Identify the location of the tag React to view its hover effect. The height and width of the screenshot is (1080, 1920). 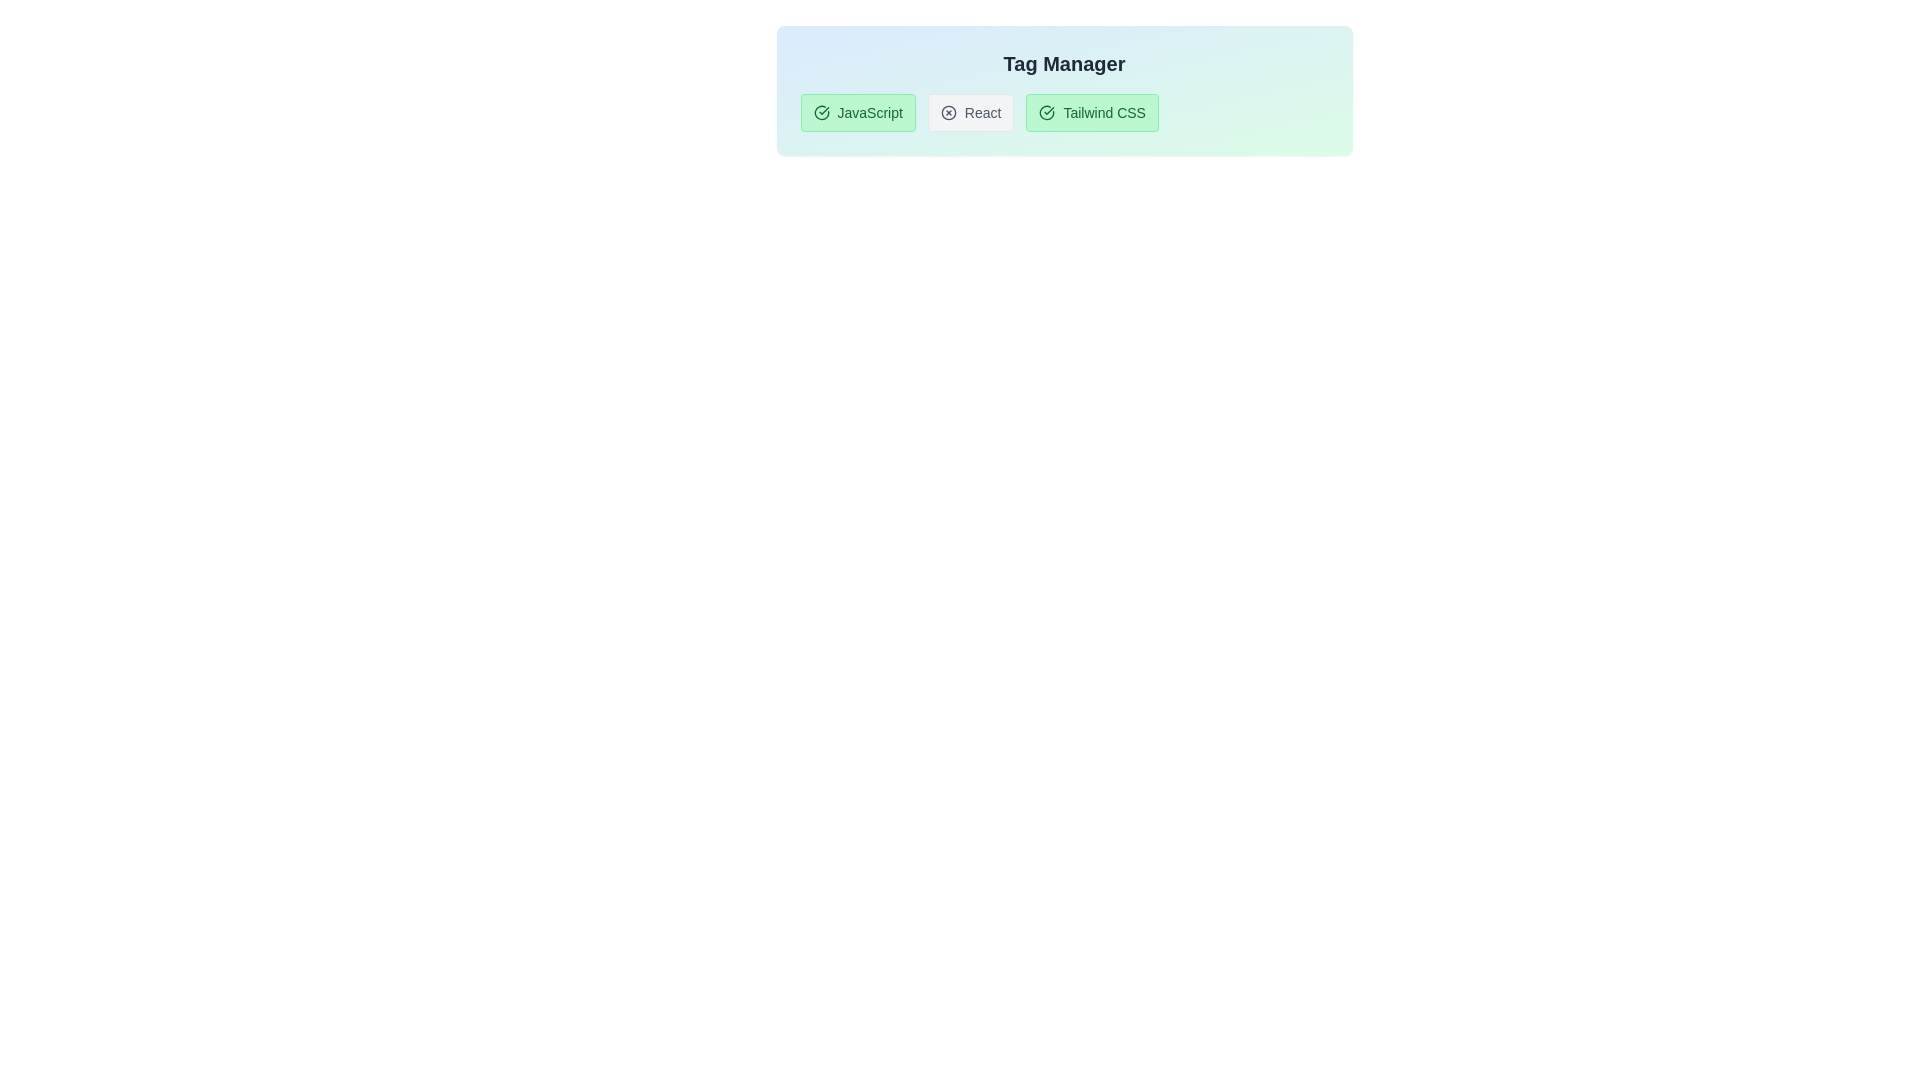
(971, 112).